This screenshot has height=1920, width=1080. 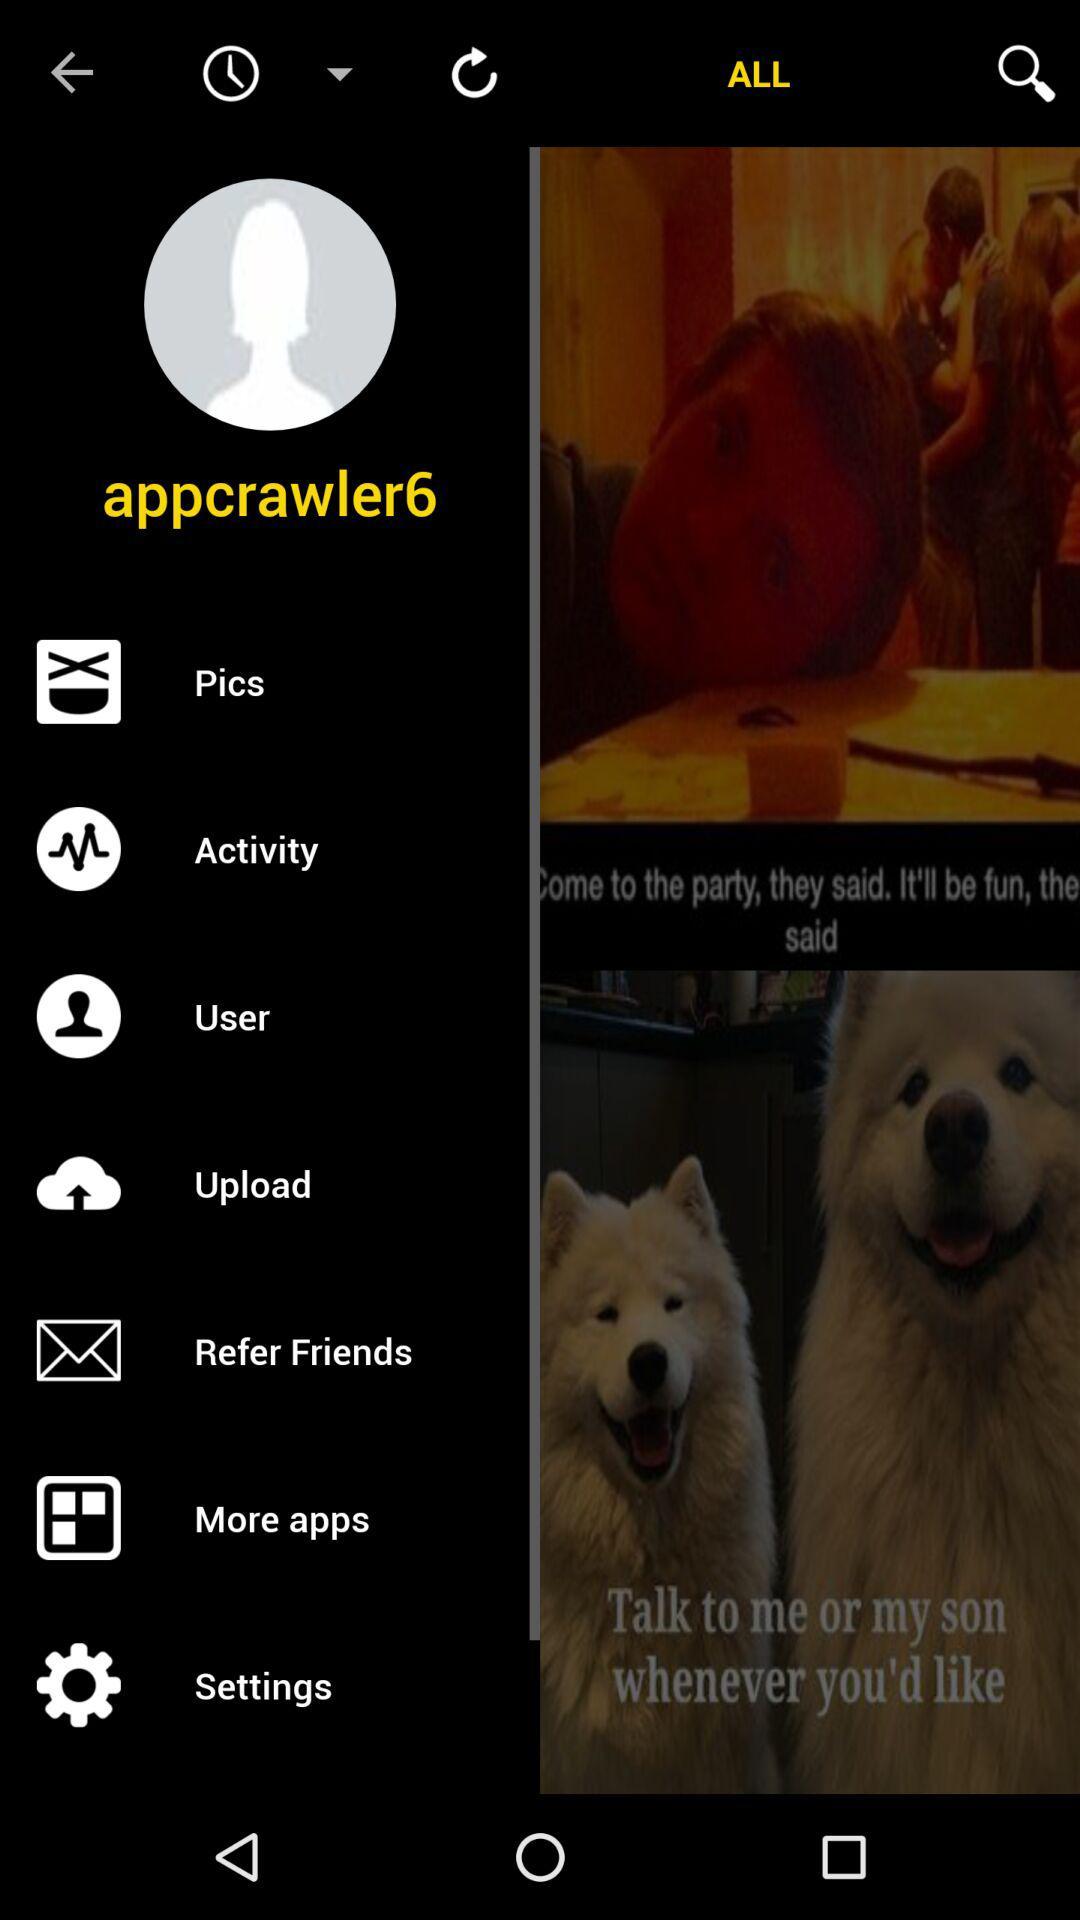 I want to click on the person 's profile, so click(x=270, y=303).